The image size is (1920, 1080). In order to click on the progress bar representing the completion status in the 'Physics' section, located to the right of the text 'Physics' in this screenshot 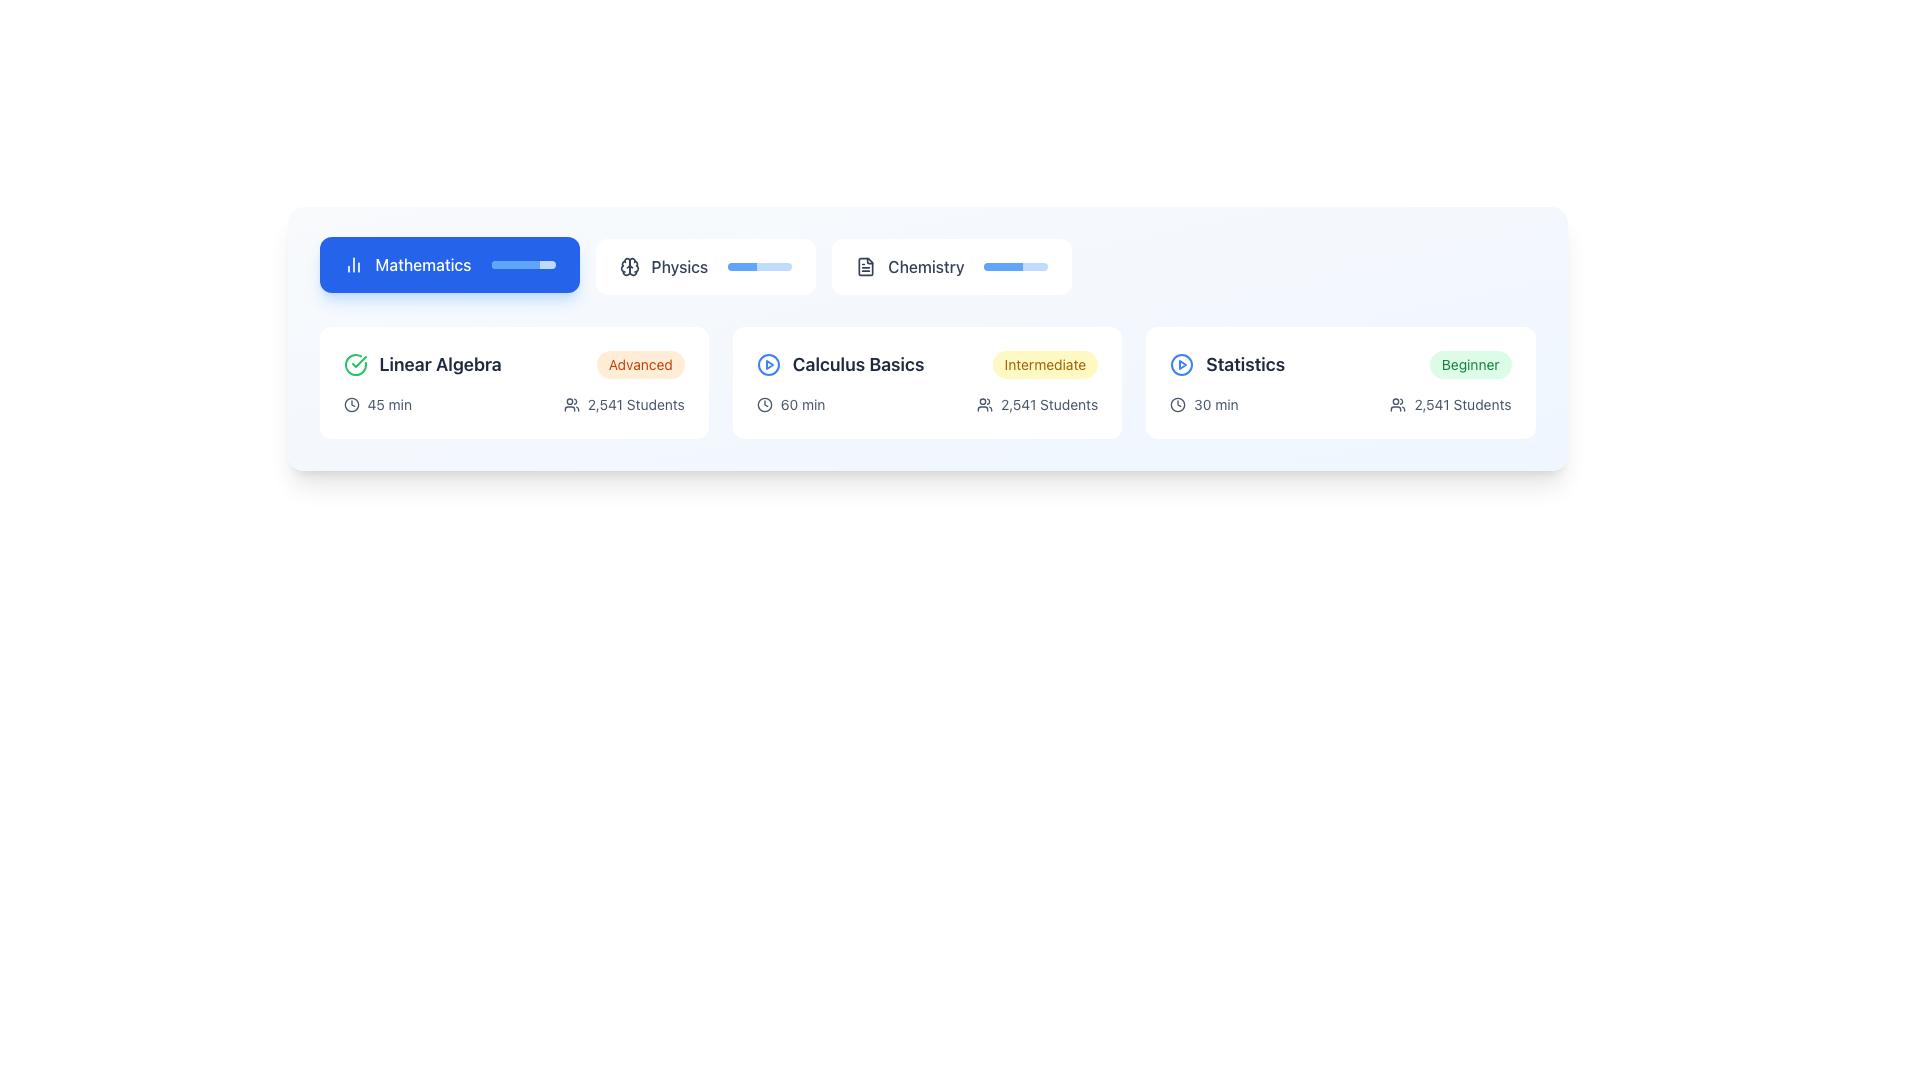, I will do `click(759, 265)`.